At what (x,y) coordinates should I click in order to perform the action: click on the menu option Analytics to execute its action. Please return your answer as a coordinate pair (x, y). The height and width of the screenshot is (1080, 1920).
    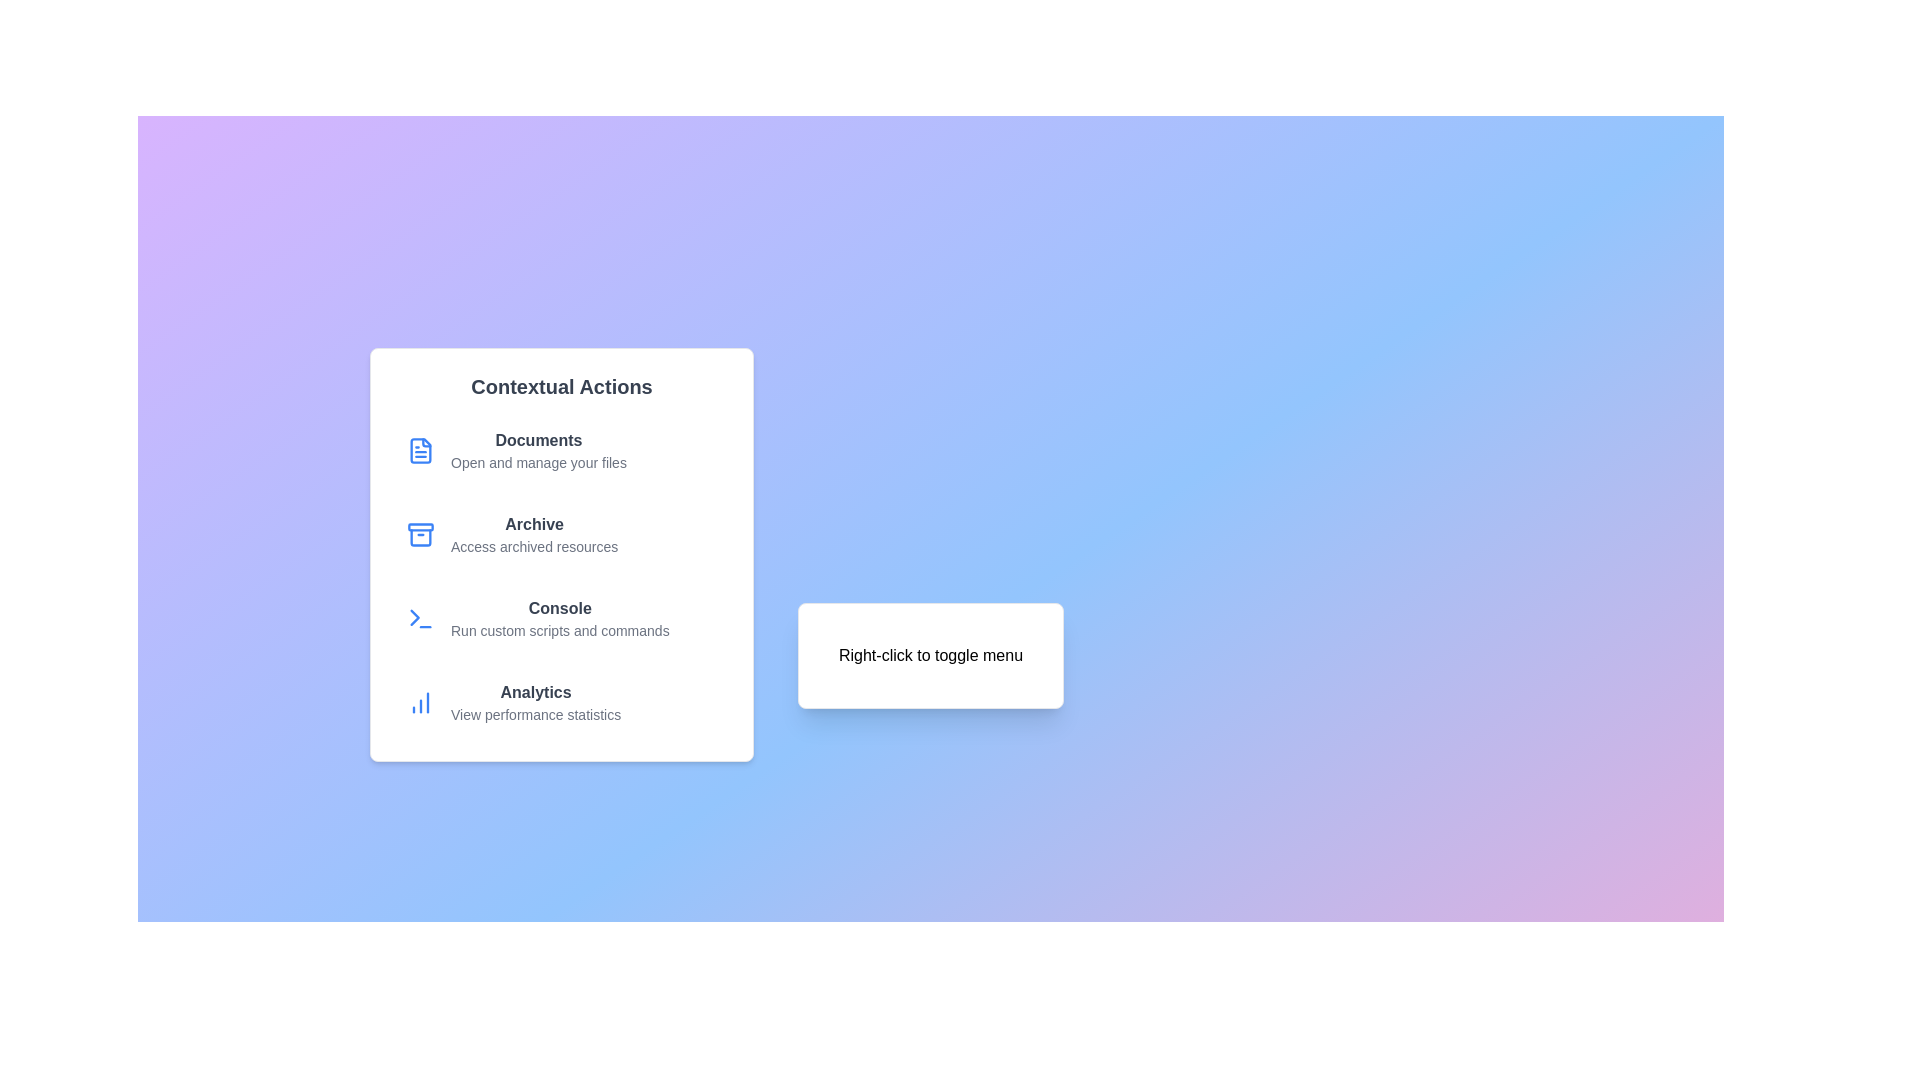
    Looking at the image, I should click on (560, 701).